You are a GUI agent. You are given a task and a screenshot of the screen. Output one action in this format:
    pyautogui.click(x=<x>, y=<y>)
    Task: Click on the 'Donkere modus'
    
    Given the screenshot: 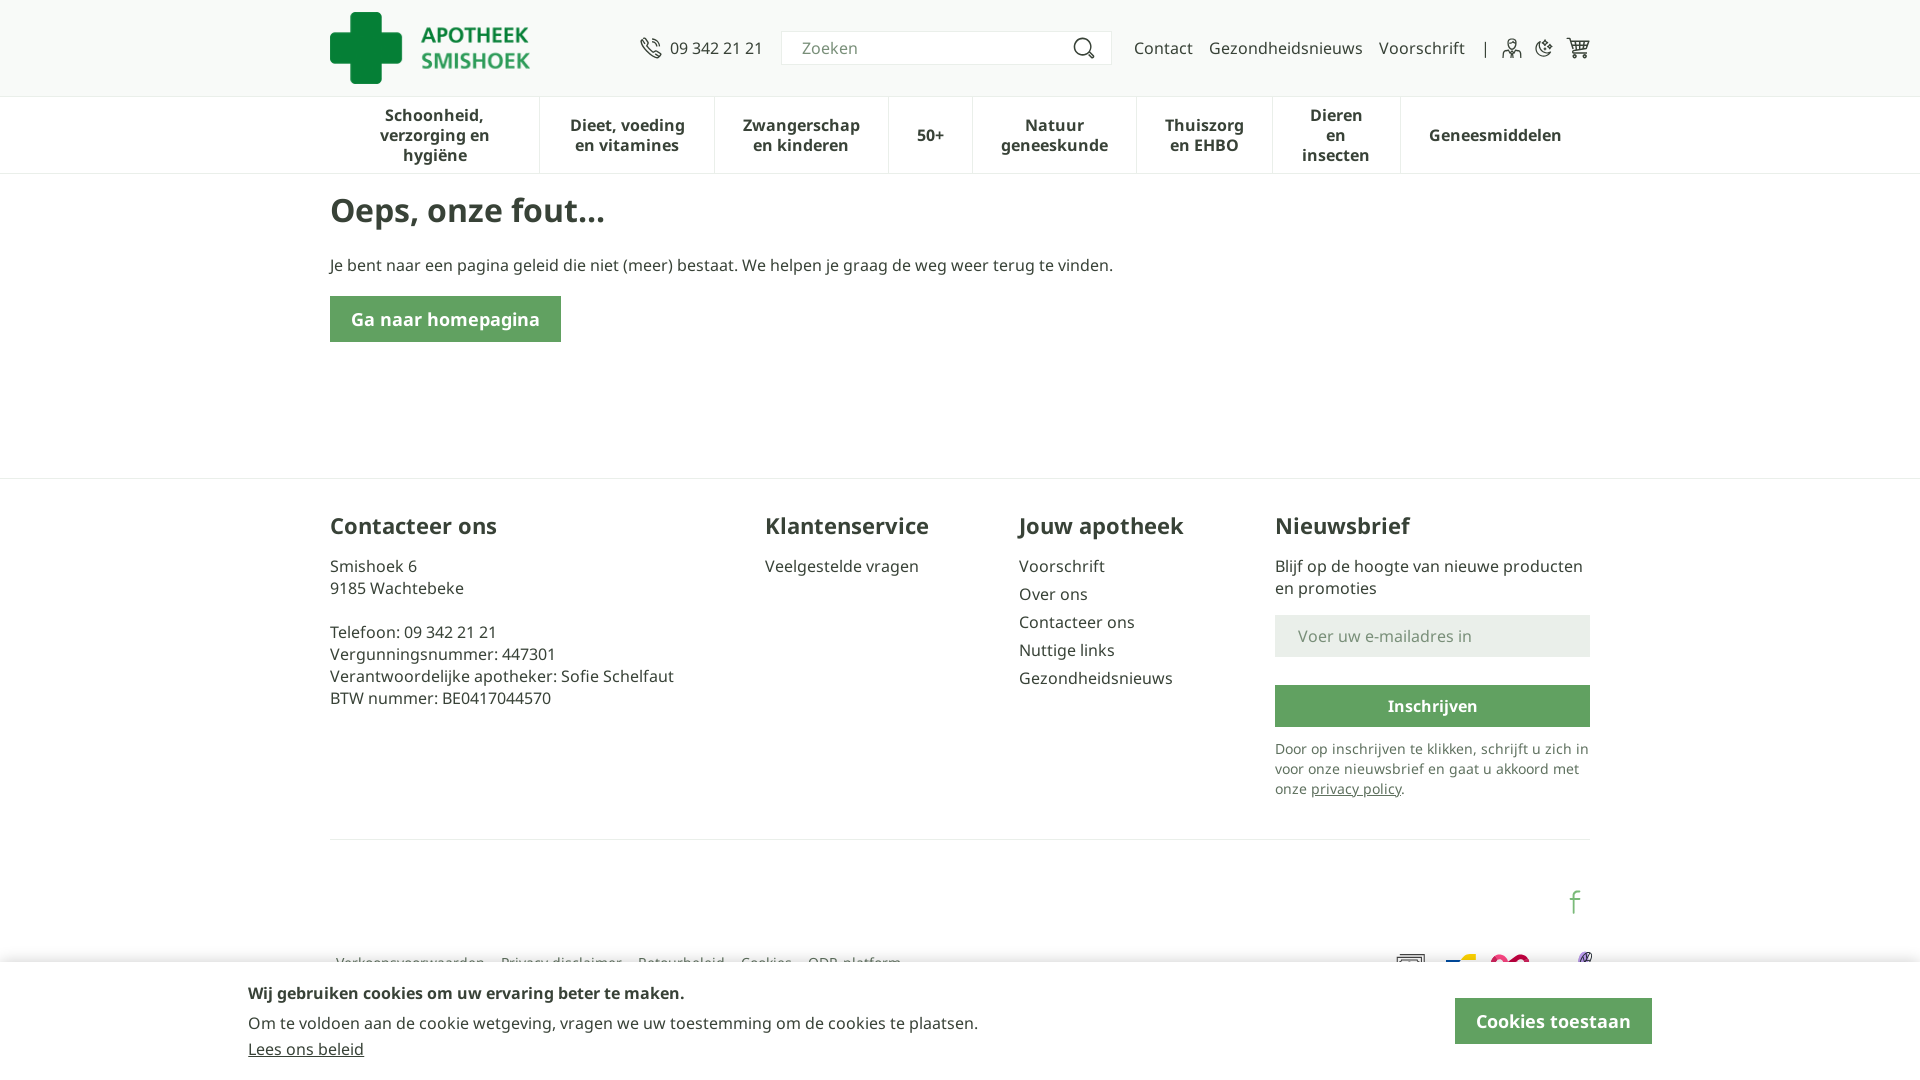 What is the action you would take?
    pyautogui.click(x=1543, y=46)
    